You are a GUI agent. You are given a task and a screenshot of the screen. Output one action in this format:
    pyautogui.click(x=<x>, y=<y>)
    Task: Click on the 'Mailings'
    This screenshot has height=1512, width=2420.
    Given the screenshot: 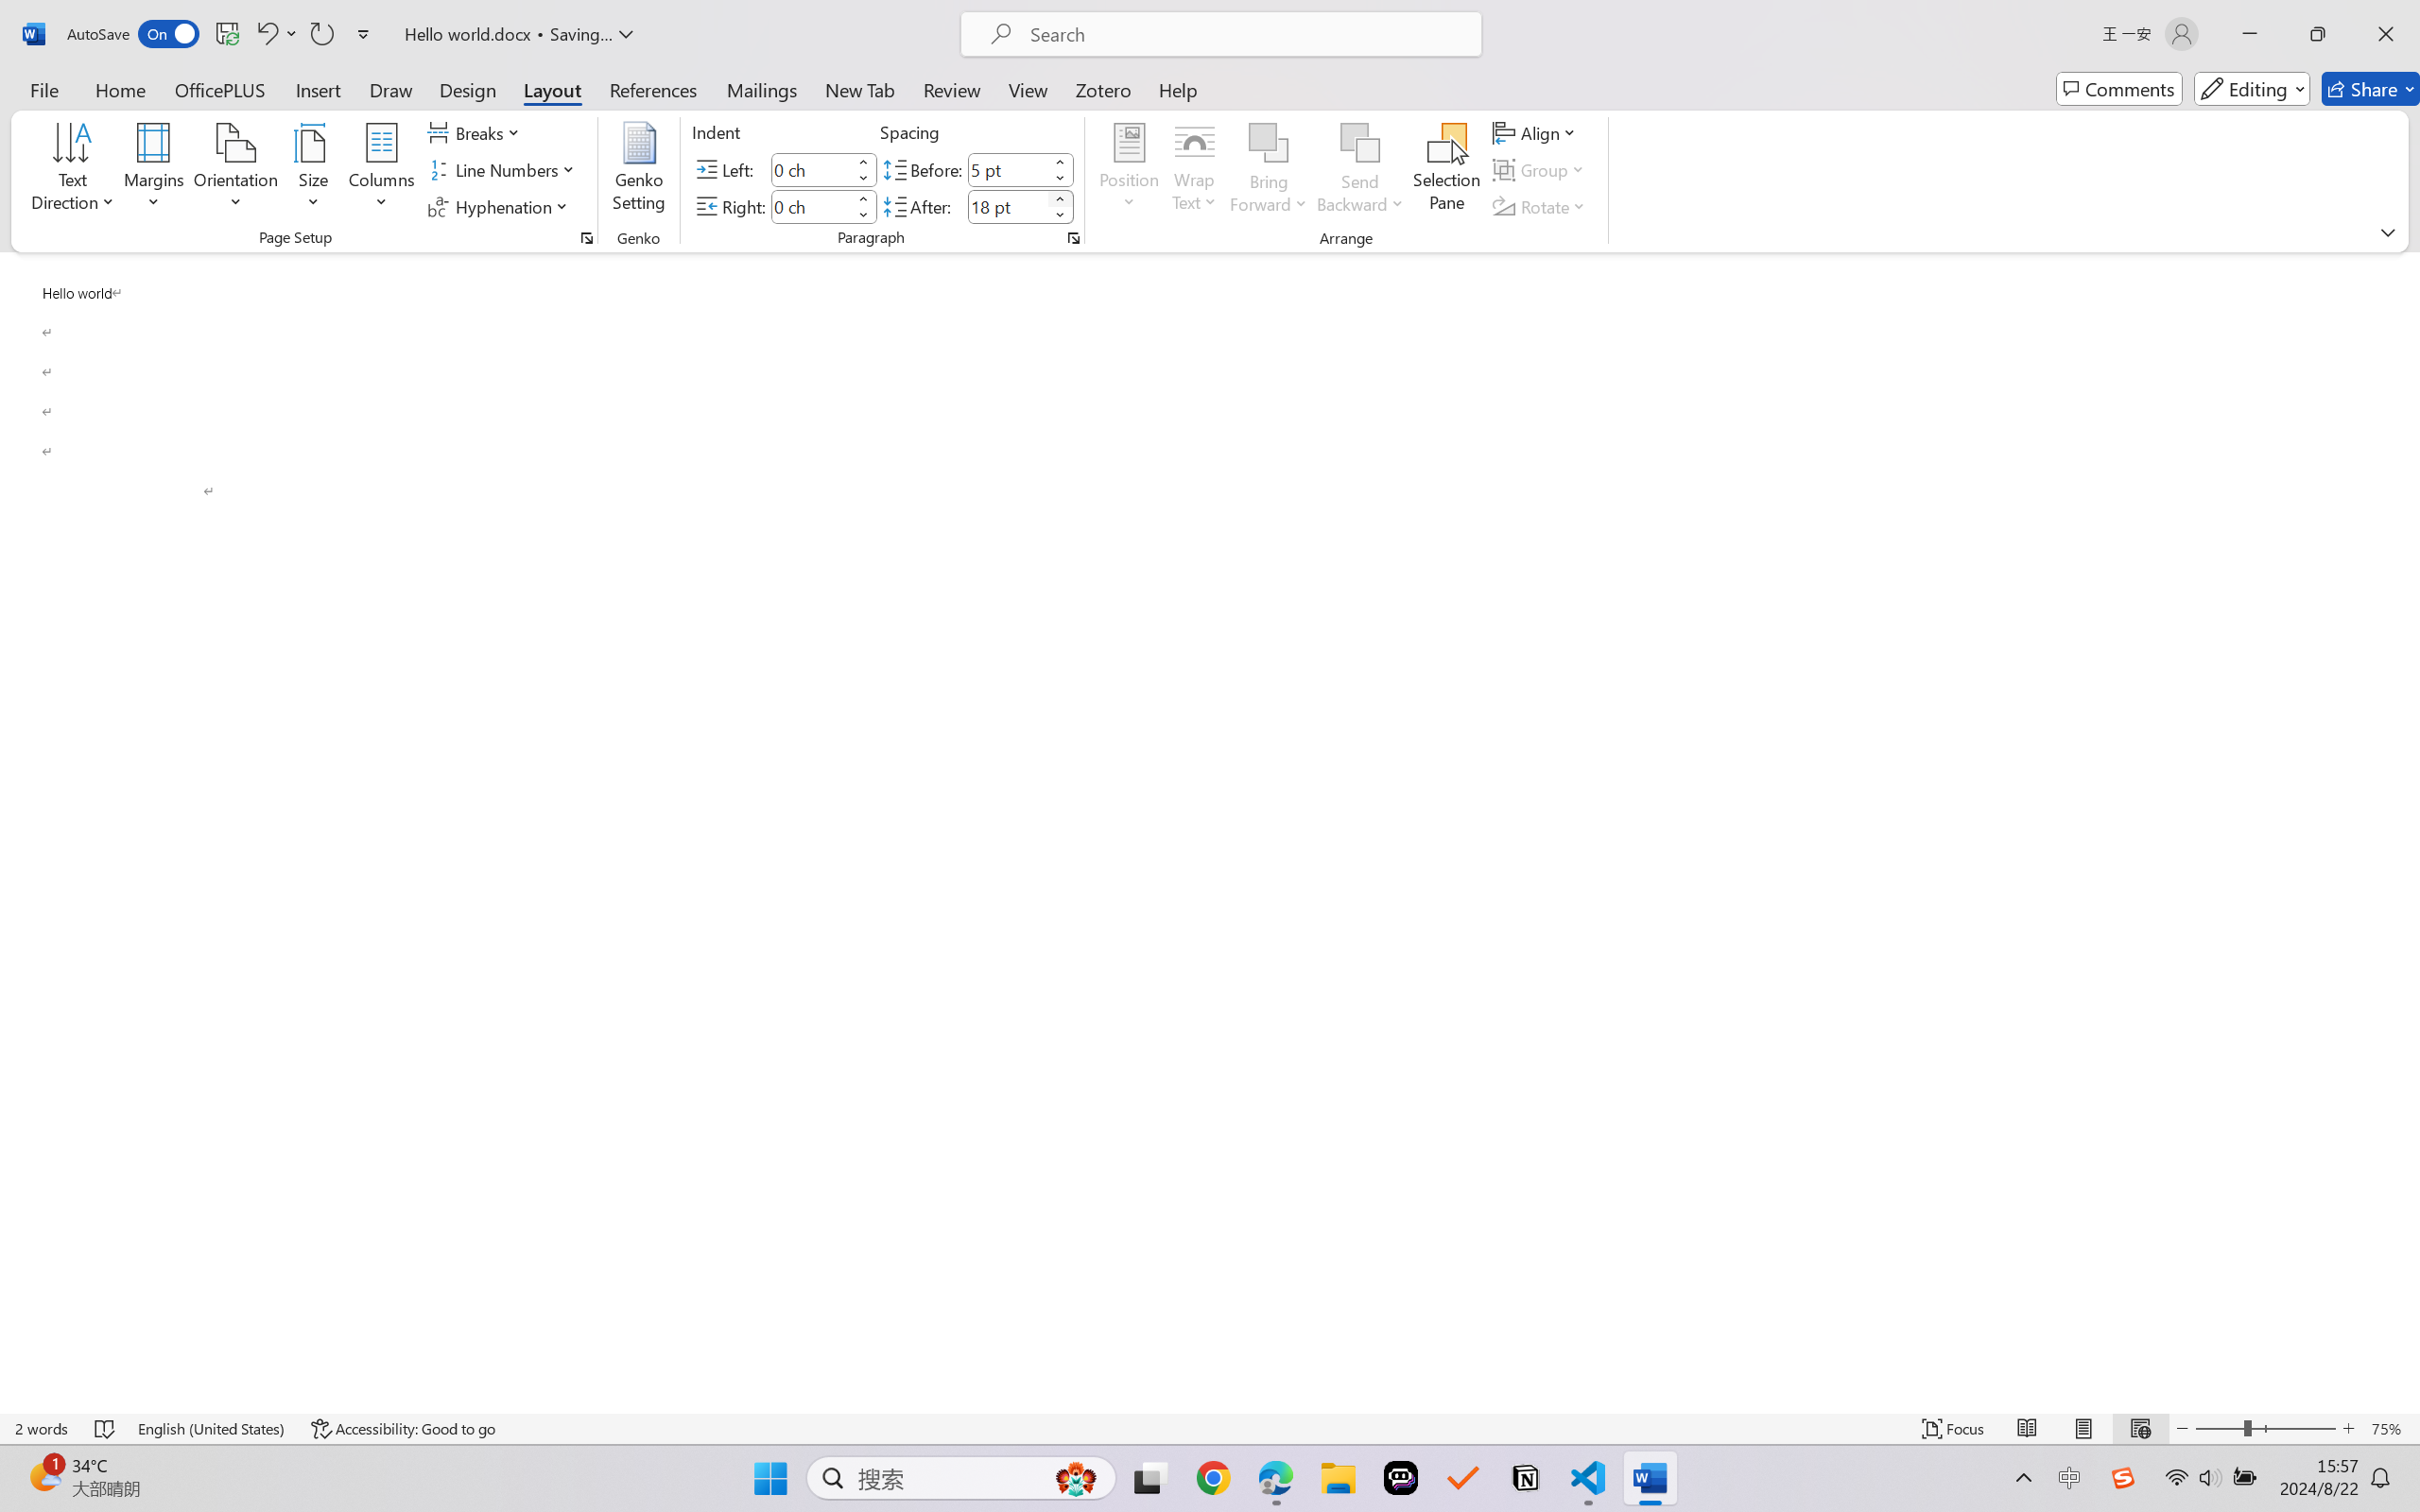 What is the action you would take?
    pyautogui.click(x=762, y=88)
    